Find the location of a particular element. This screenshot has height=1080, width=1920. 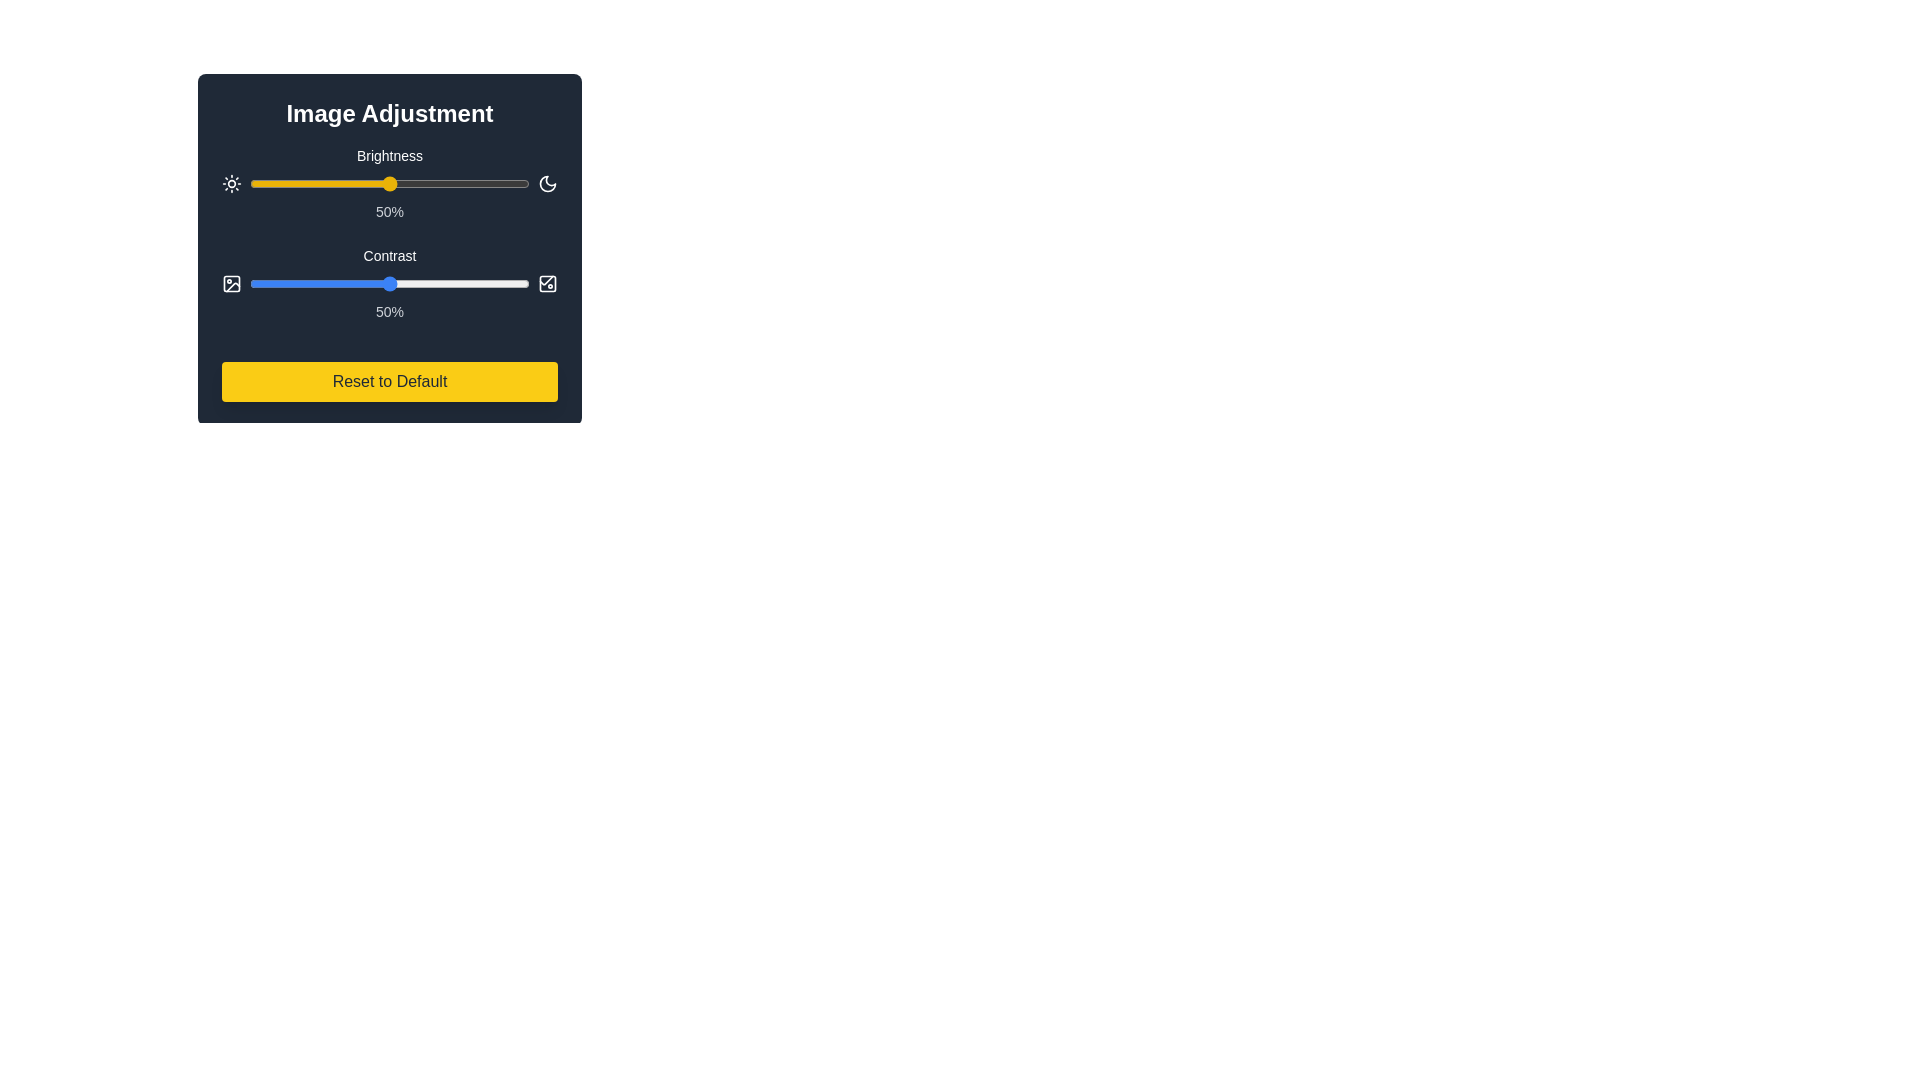

brightness is located at coordinates (442, 184).